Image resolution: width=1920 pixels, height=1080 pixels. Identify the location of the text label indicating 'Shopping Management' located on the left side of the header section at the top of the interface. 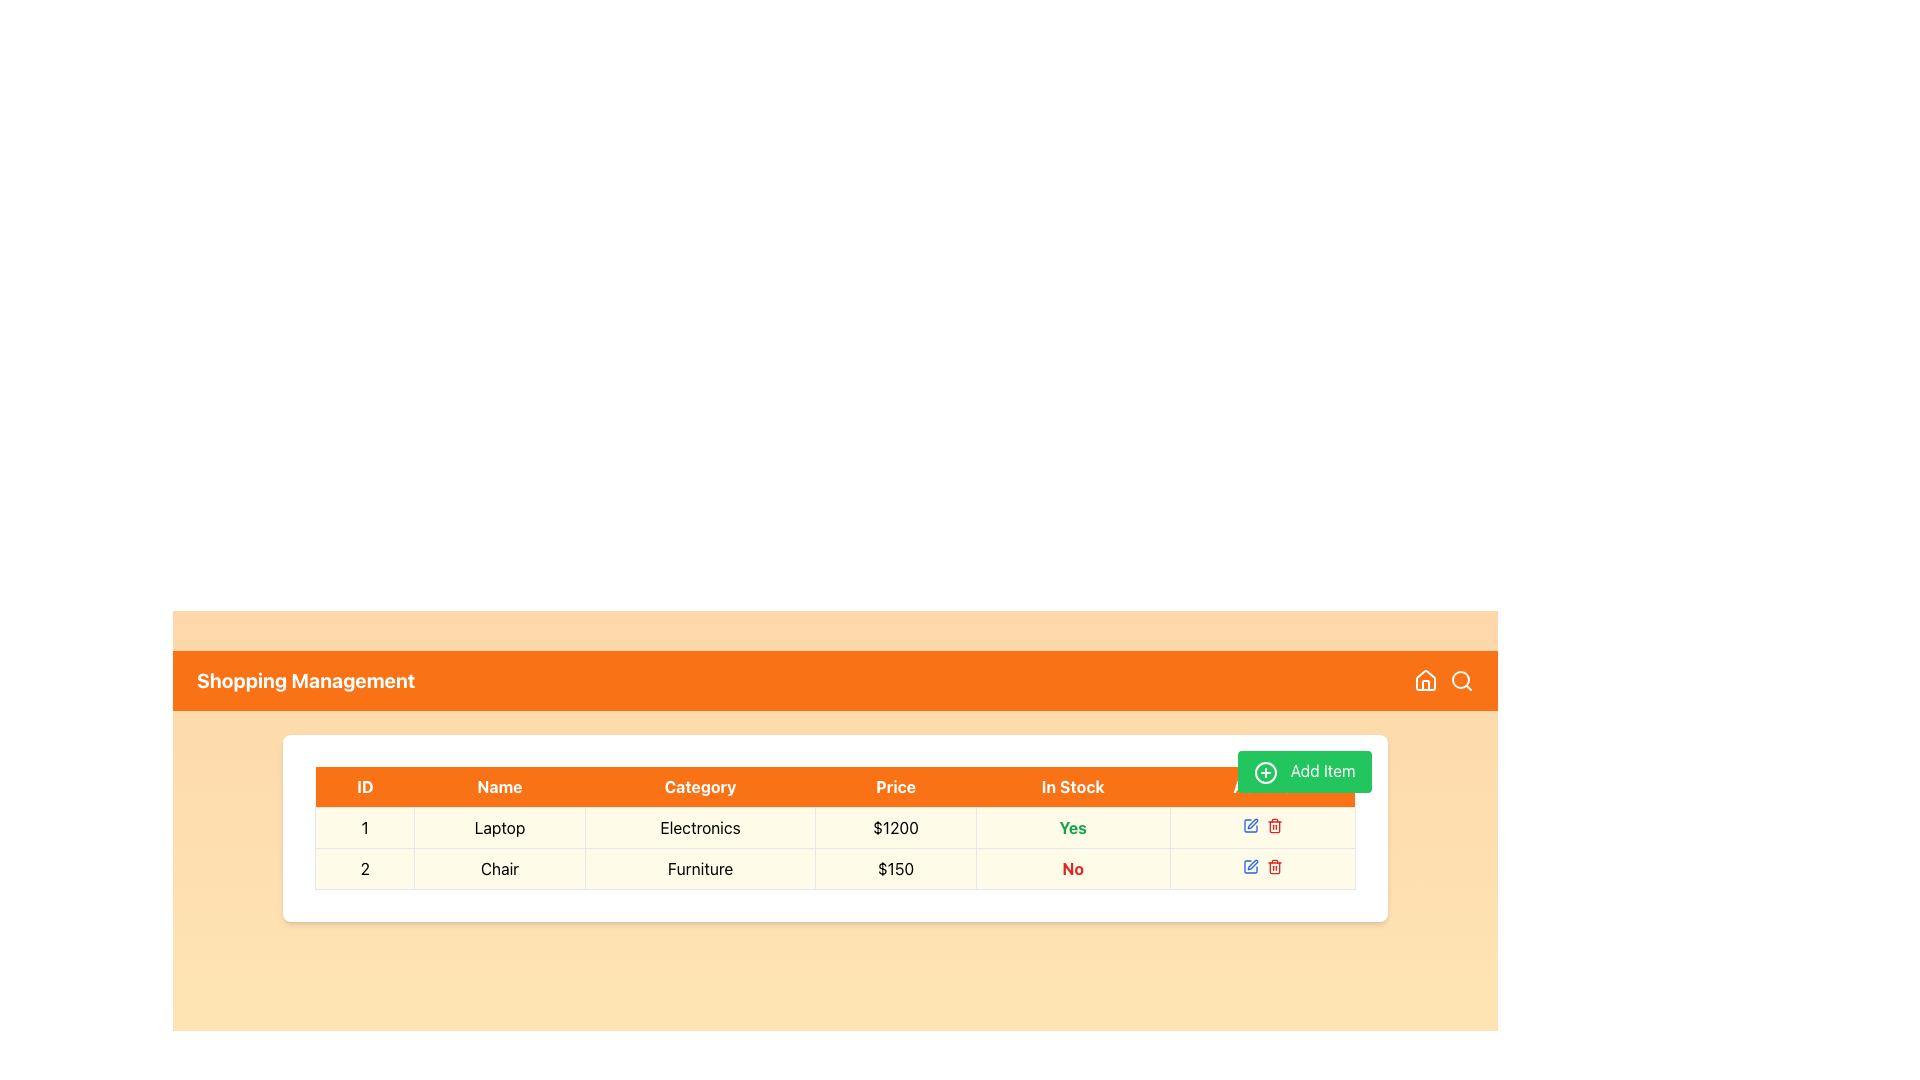
(305, 680).